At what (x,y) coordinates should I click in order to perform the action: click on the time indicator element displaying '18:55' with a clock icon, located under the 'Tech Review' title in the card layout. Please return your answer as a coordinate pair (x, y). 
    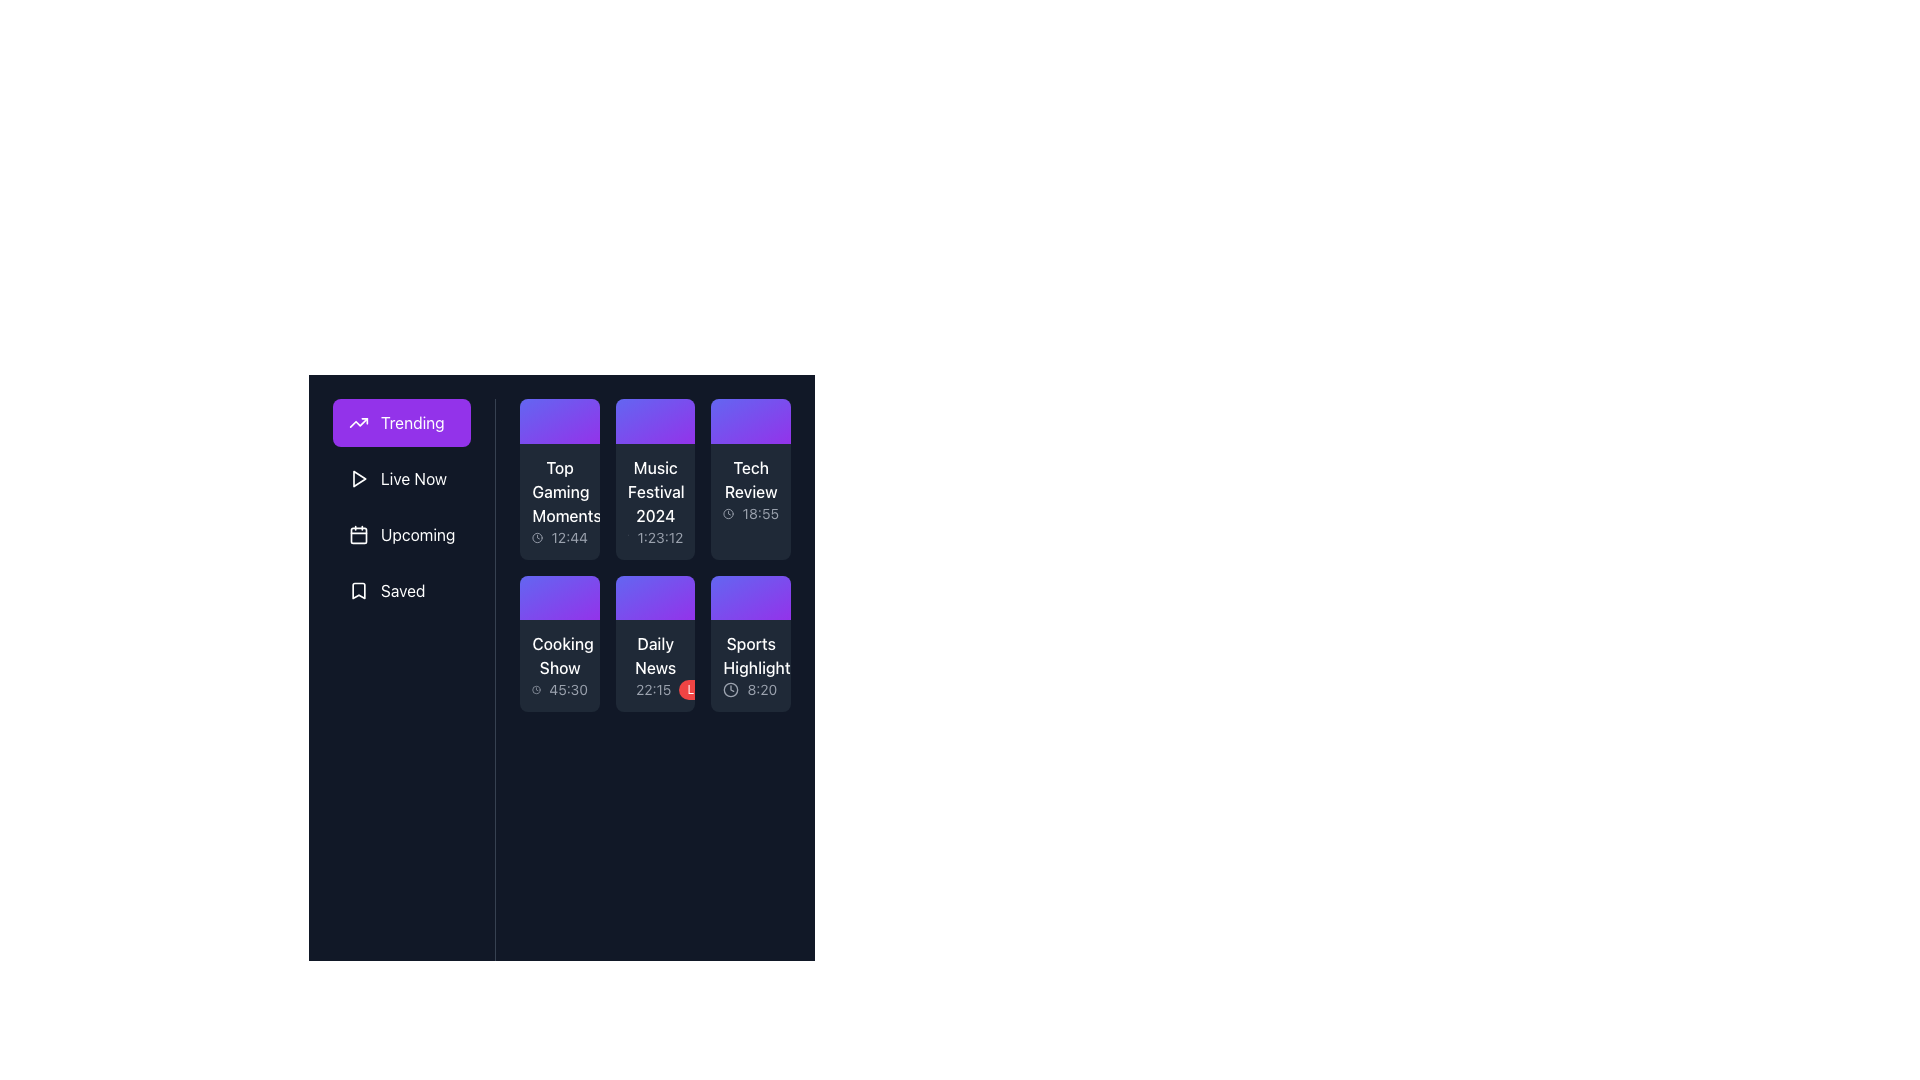
    Looking at the image, I should click on (750, 512).